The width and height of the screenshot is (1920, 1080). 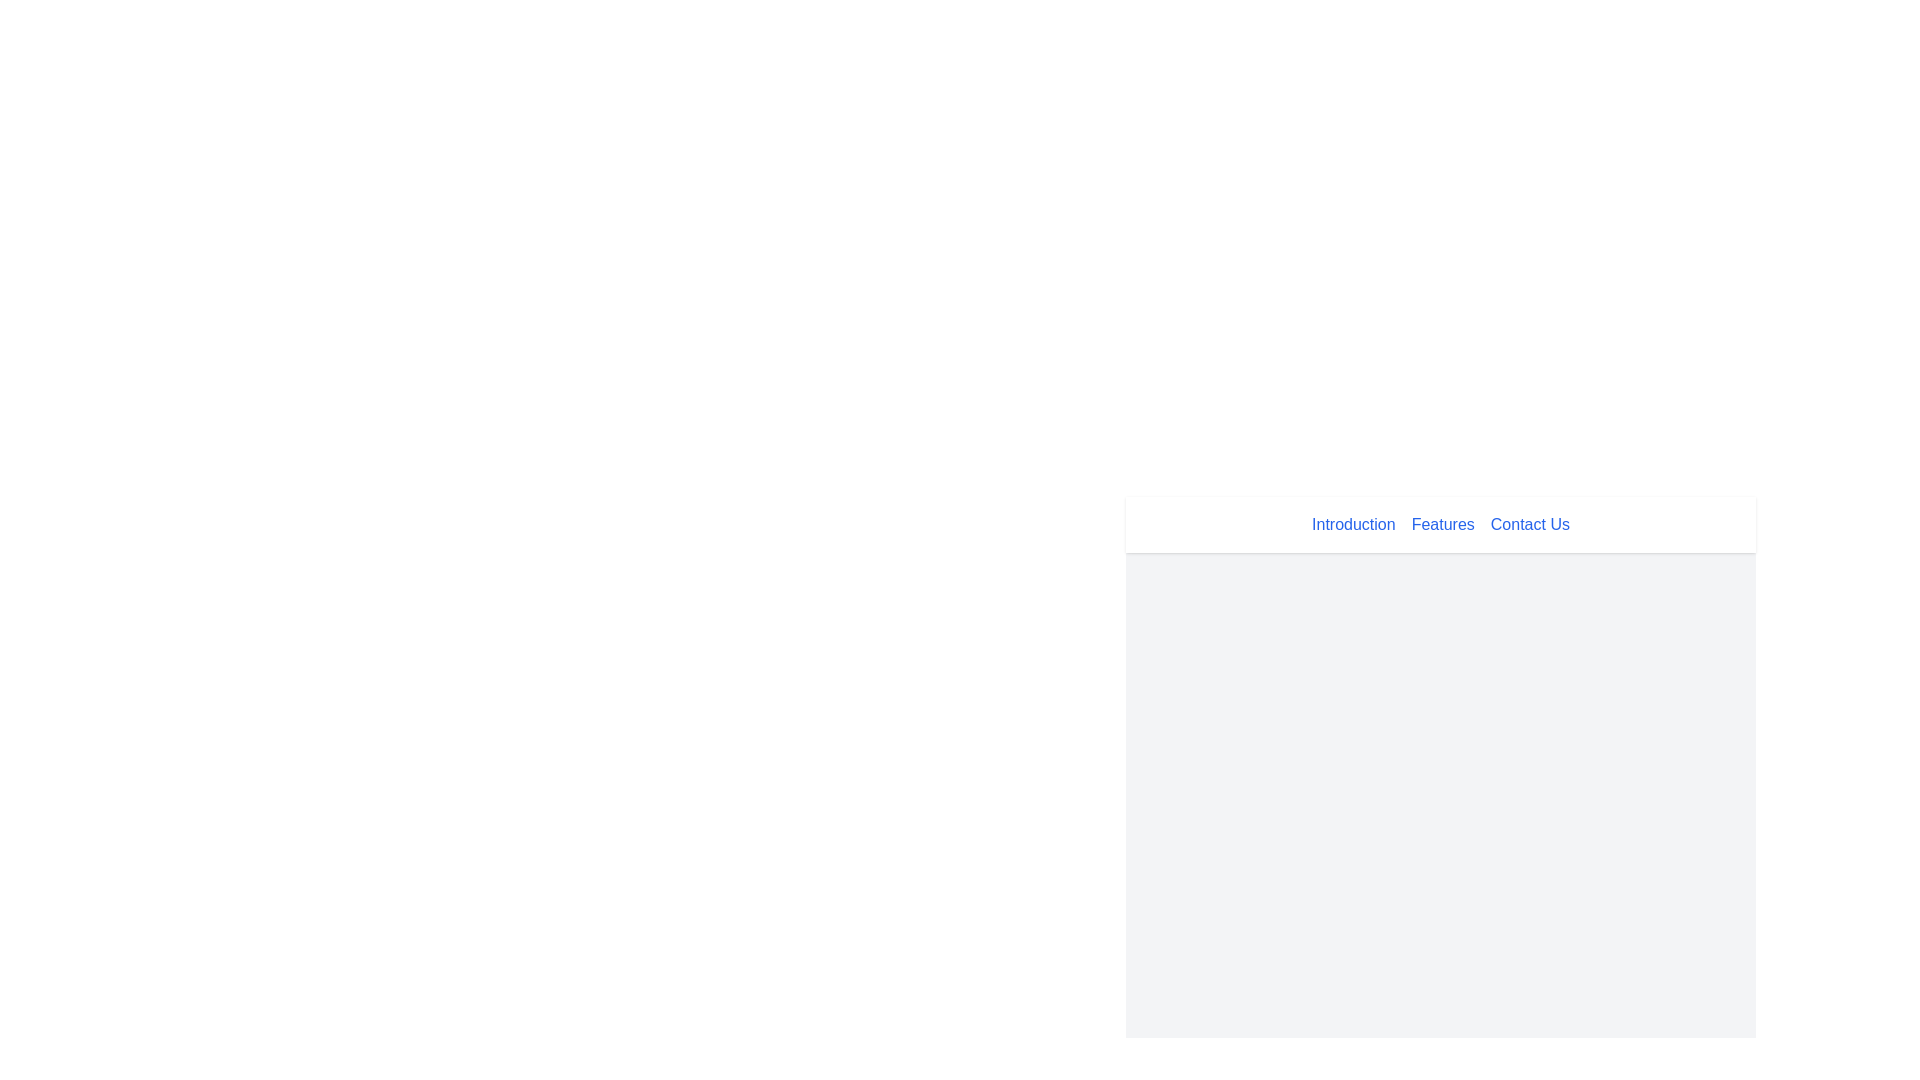 I want to click on the 'Features' navigational link located at the top part of the interface, so click(x=1443, y=523).